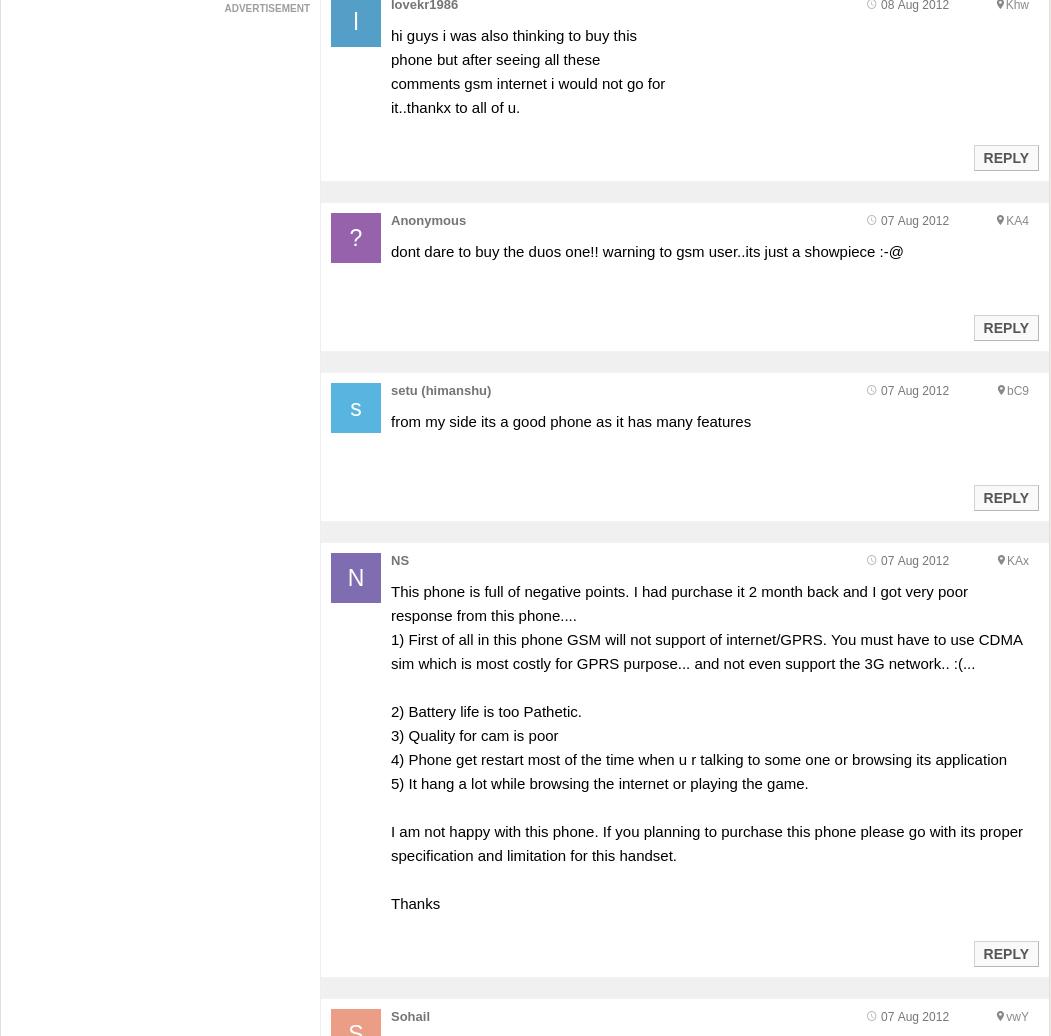  Describe the element at coordinates (705, 651) in the screenshot. I see `'1) First of all in this phone GSM will not support of internet/GPRS. You must have to use CDMA sim which is most costly for GPRS purpose... and not even support the 3G network.. :(...'` at that location.